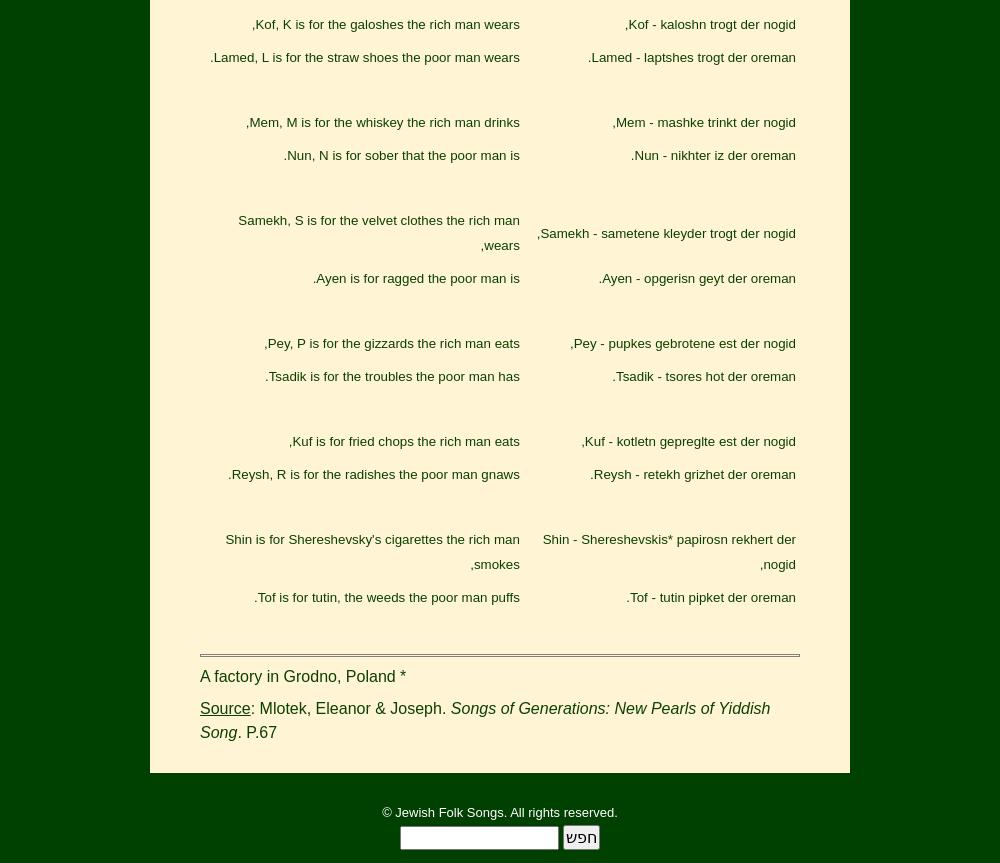  I want to click on 'Source', so click(224, 708).